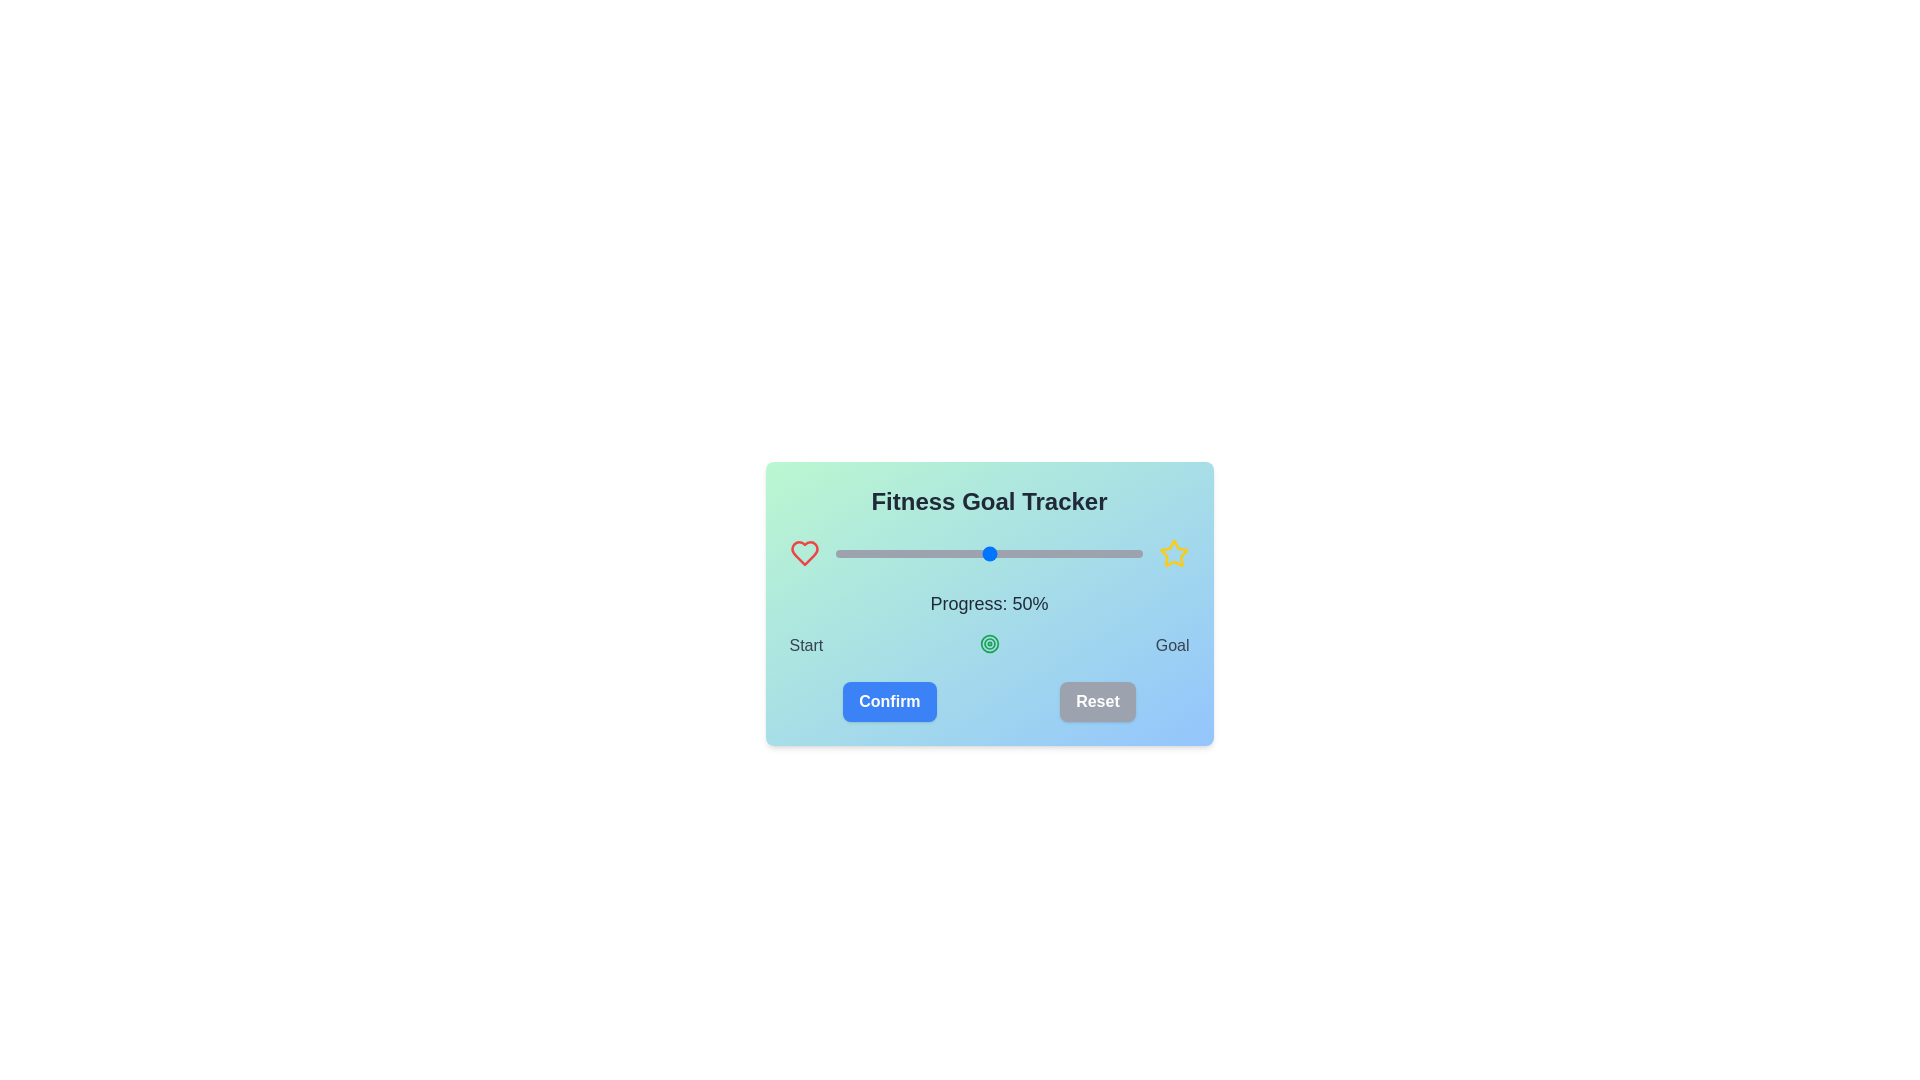 This screenshot has width=1920, height=1080. What do you see at coordinates (863, 554) in the screenshot?
I see `the slider to set progress to 9%` at bounding box center [863, 554].